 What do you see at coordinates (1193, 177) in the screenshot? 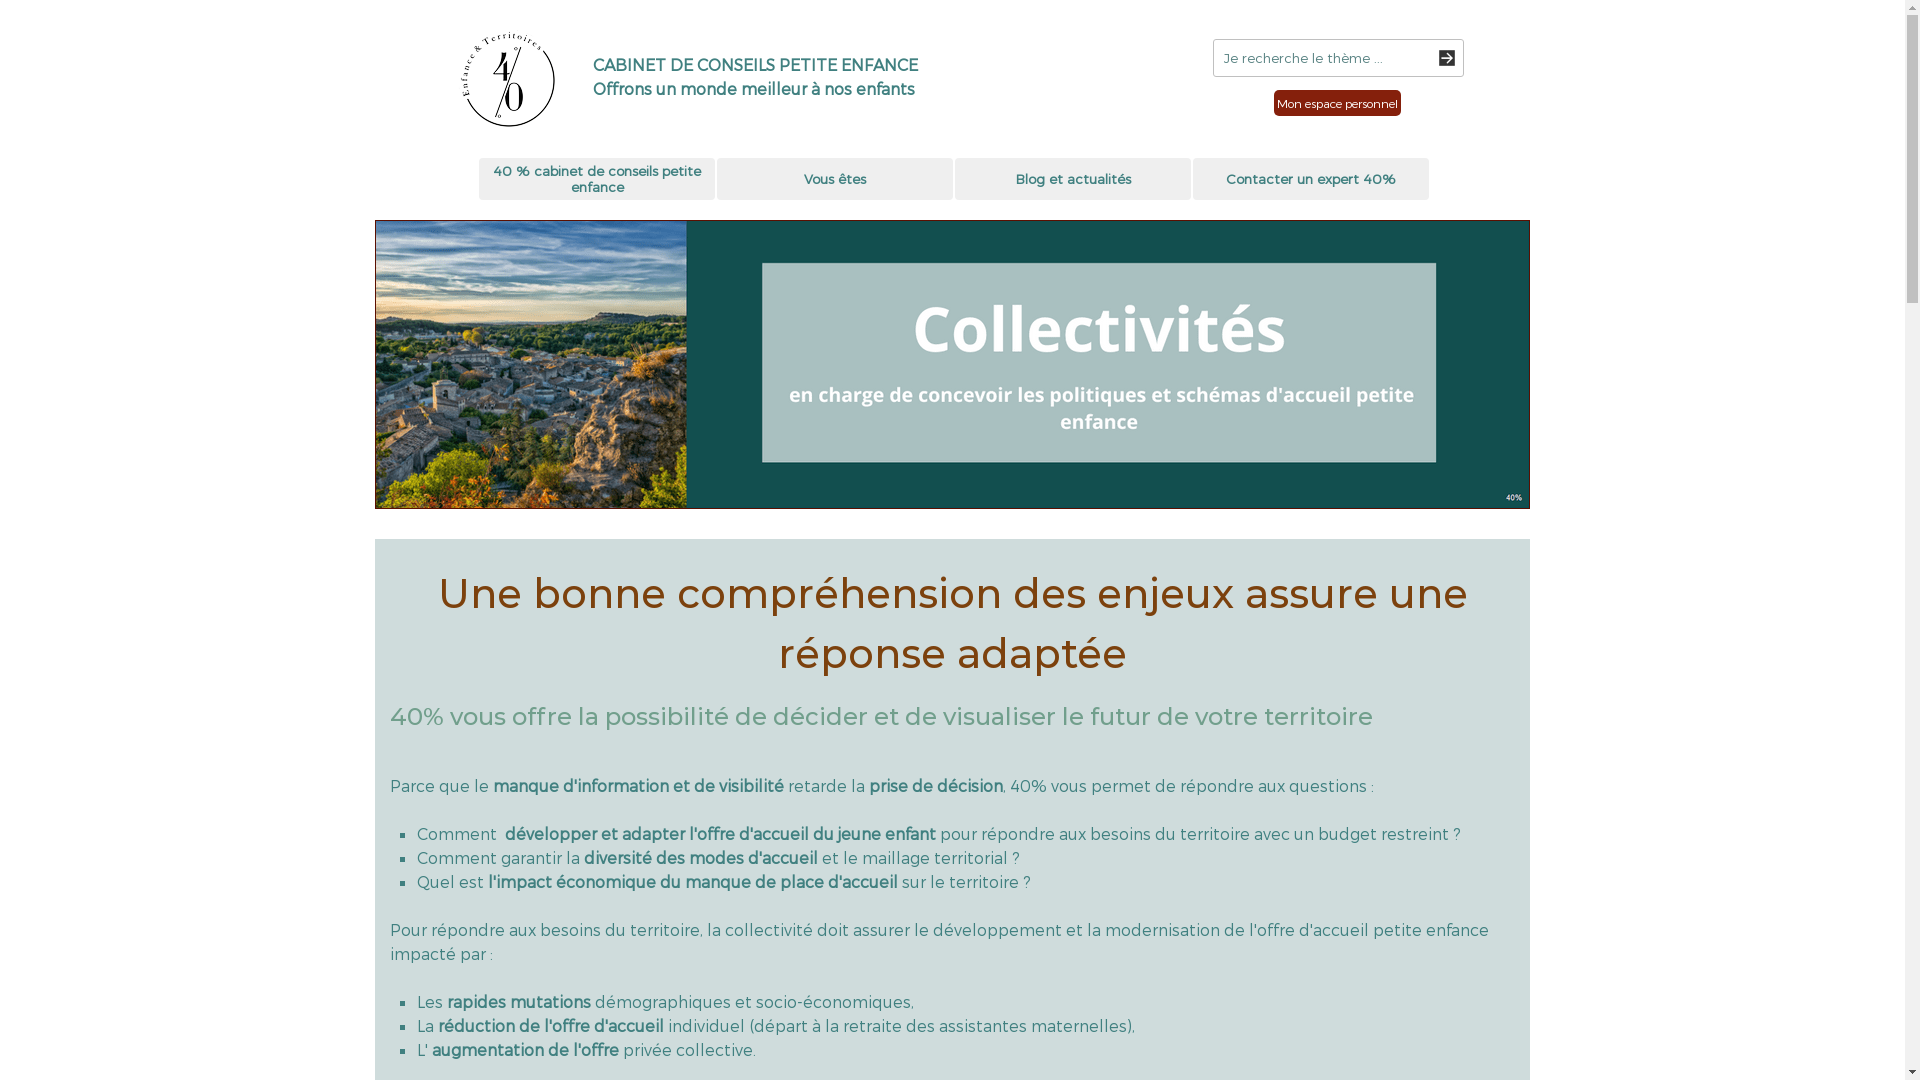
I see `'Contacter un expert 40%'` at bounding box center [1193, 177].